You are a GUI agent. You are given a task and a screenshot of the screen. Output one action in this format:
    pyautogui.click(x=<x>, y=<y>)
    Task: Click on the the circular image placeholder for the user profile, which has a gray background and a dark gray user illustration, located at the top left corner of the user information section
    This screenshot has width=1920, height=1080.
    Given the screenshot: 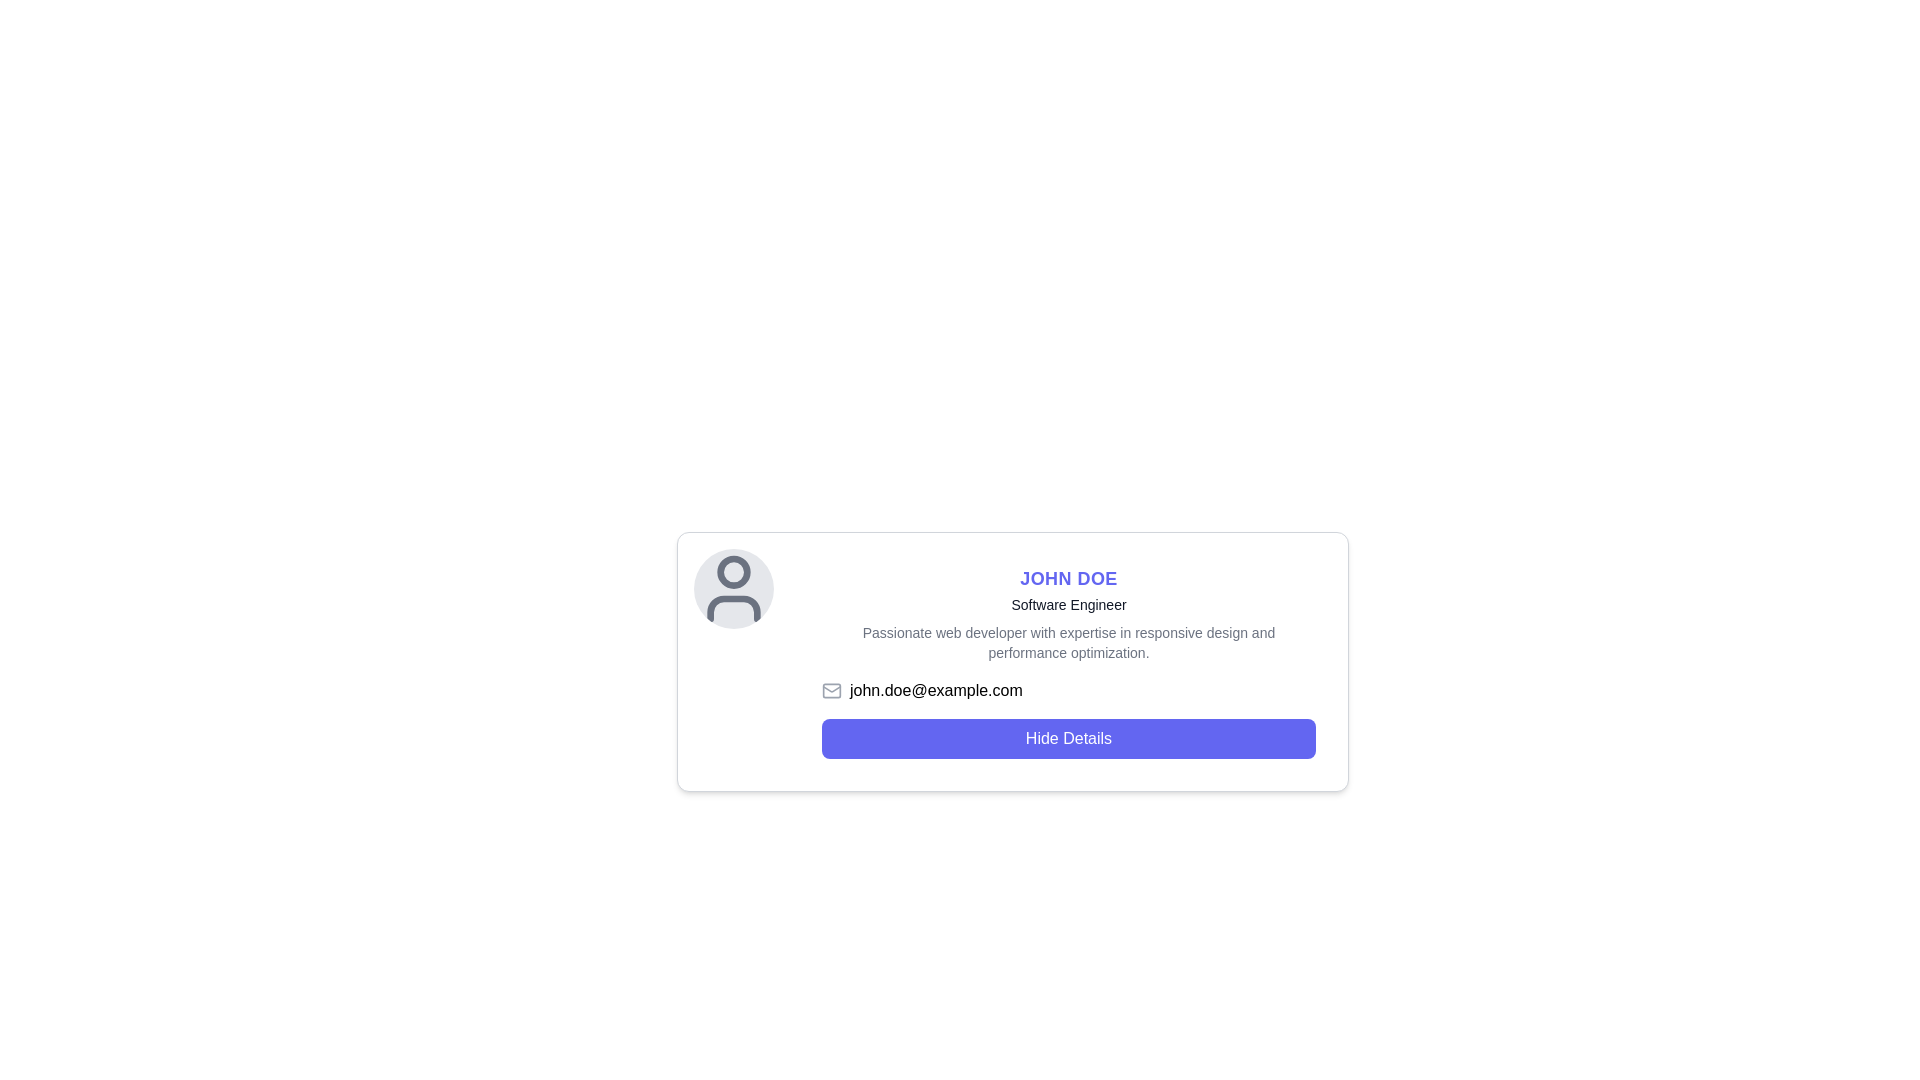 What is the action you would take?
    pyautogui.click(x=733, y=588)
    